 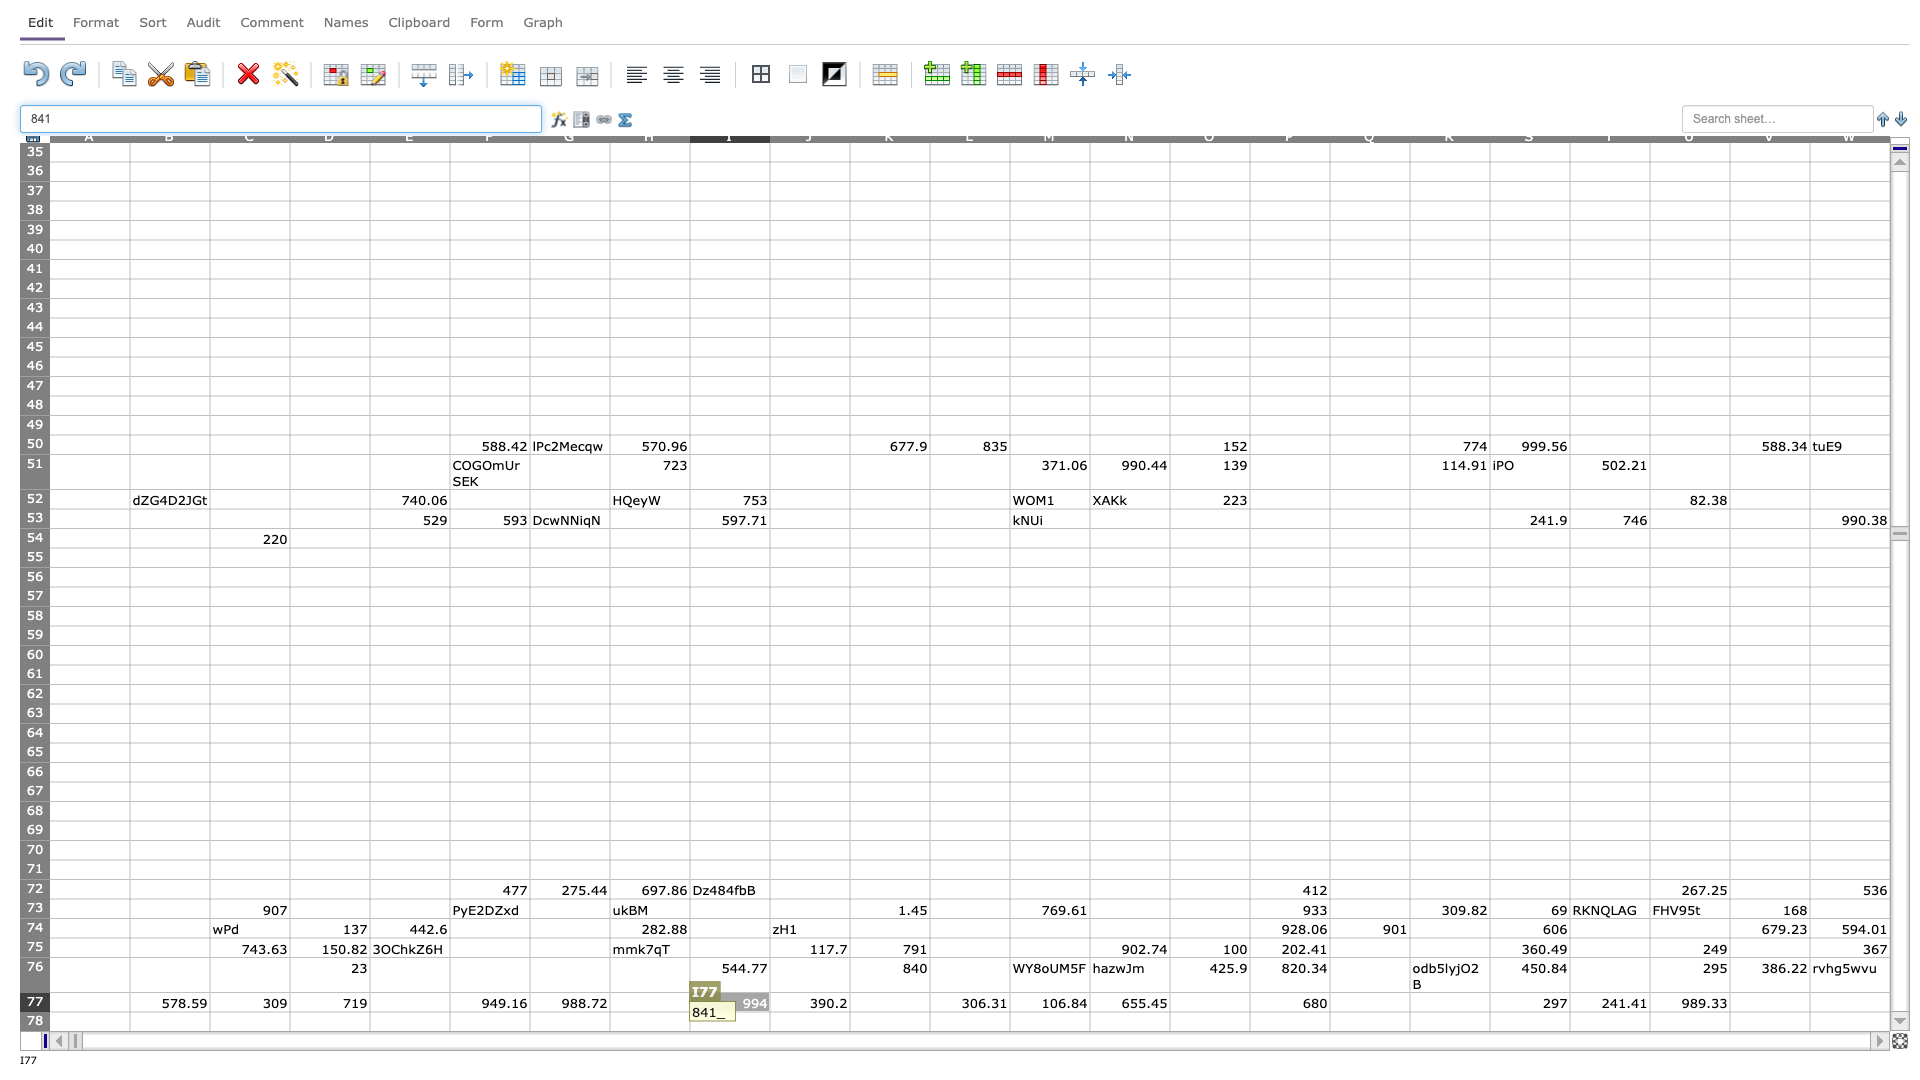 What do you see at coordinates (768, 1011) in the screenshot?
I see `Top left corner of cell J-78` at bounding box center [768, 1011].